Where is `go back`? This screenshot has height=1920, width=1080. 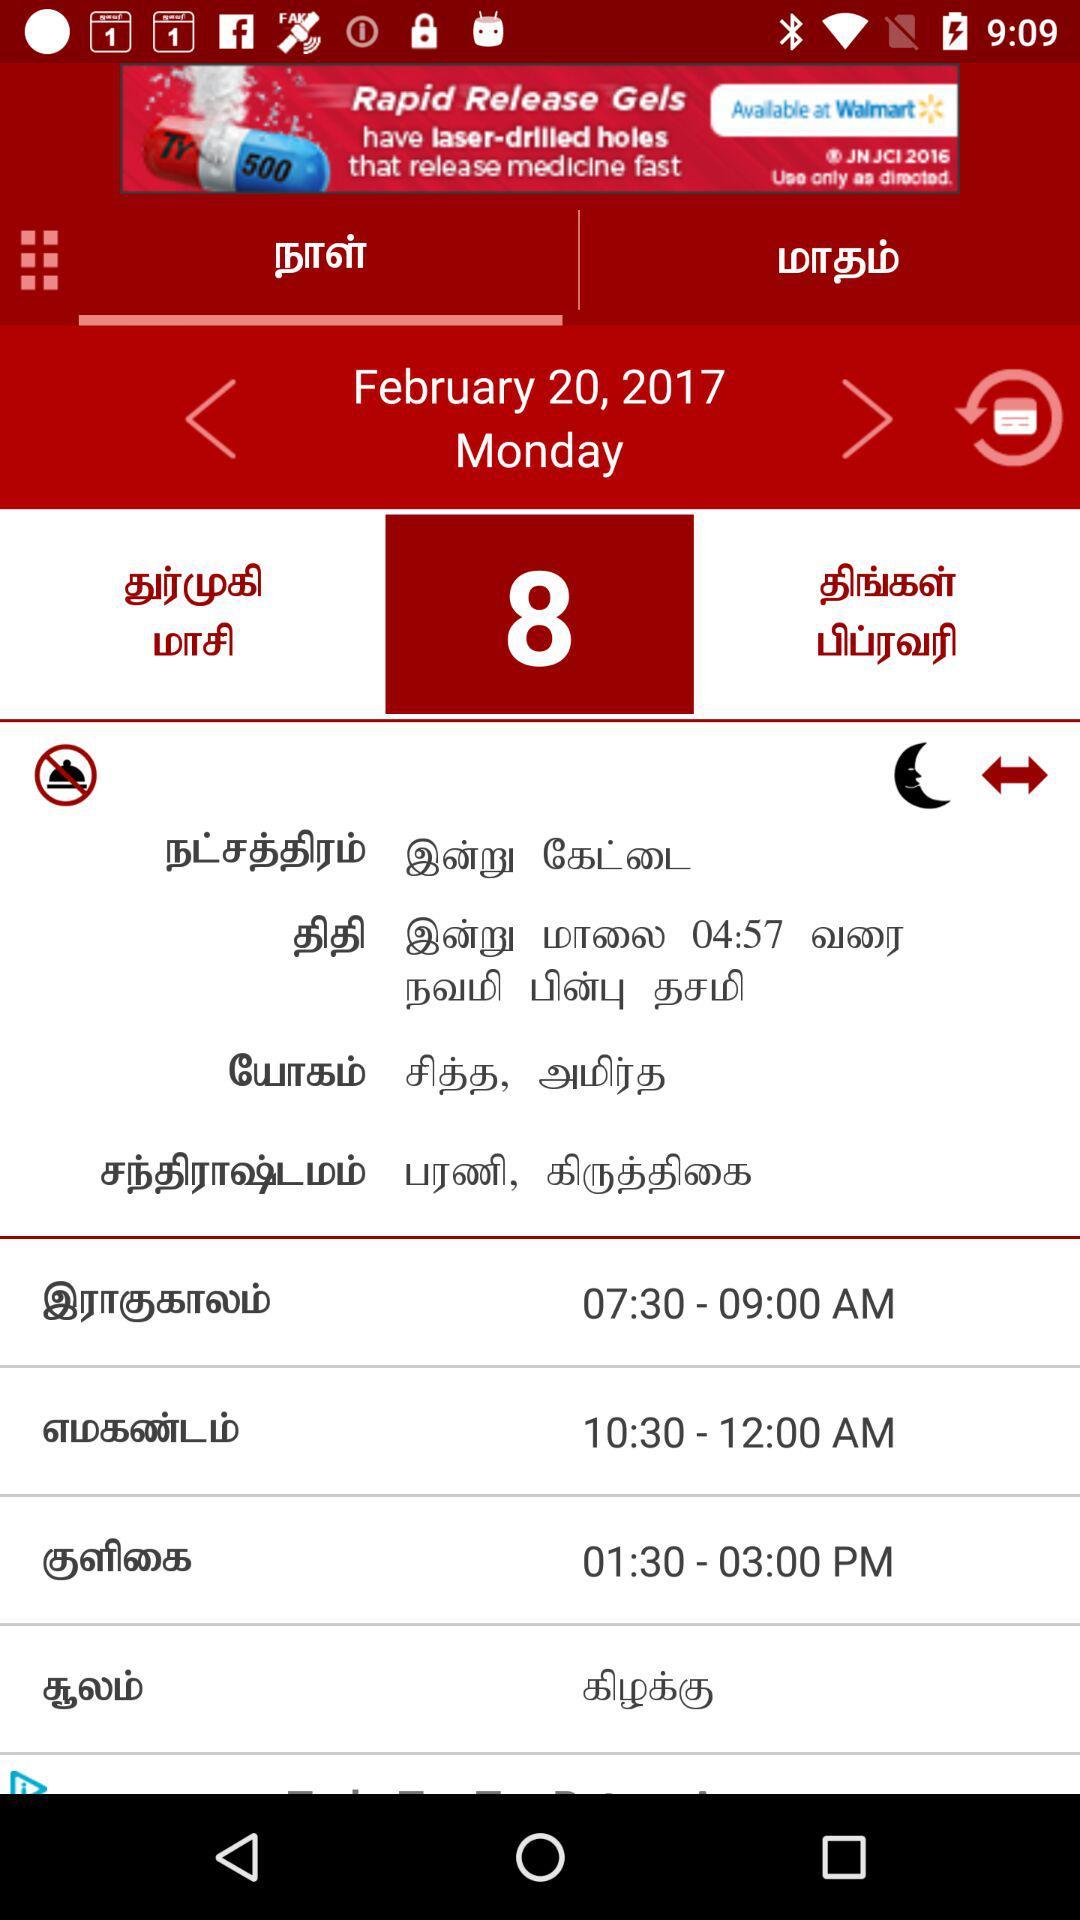 go back is located at coordinates (212, 416).